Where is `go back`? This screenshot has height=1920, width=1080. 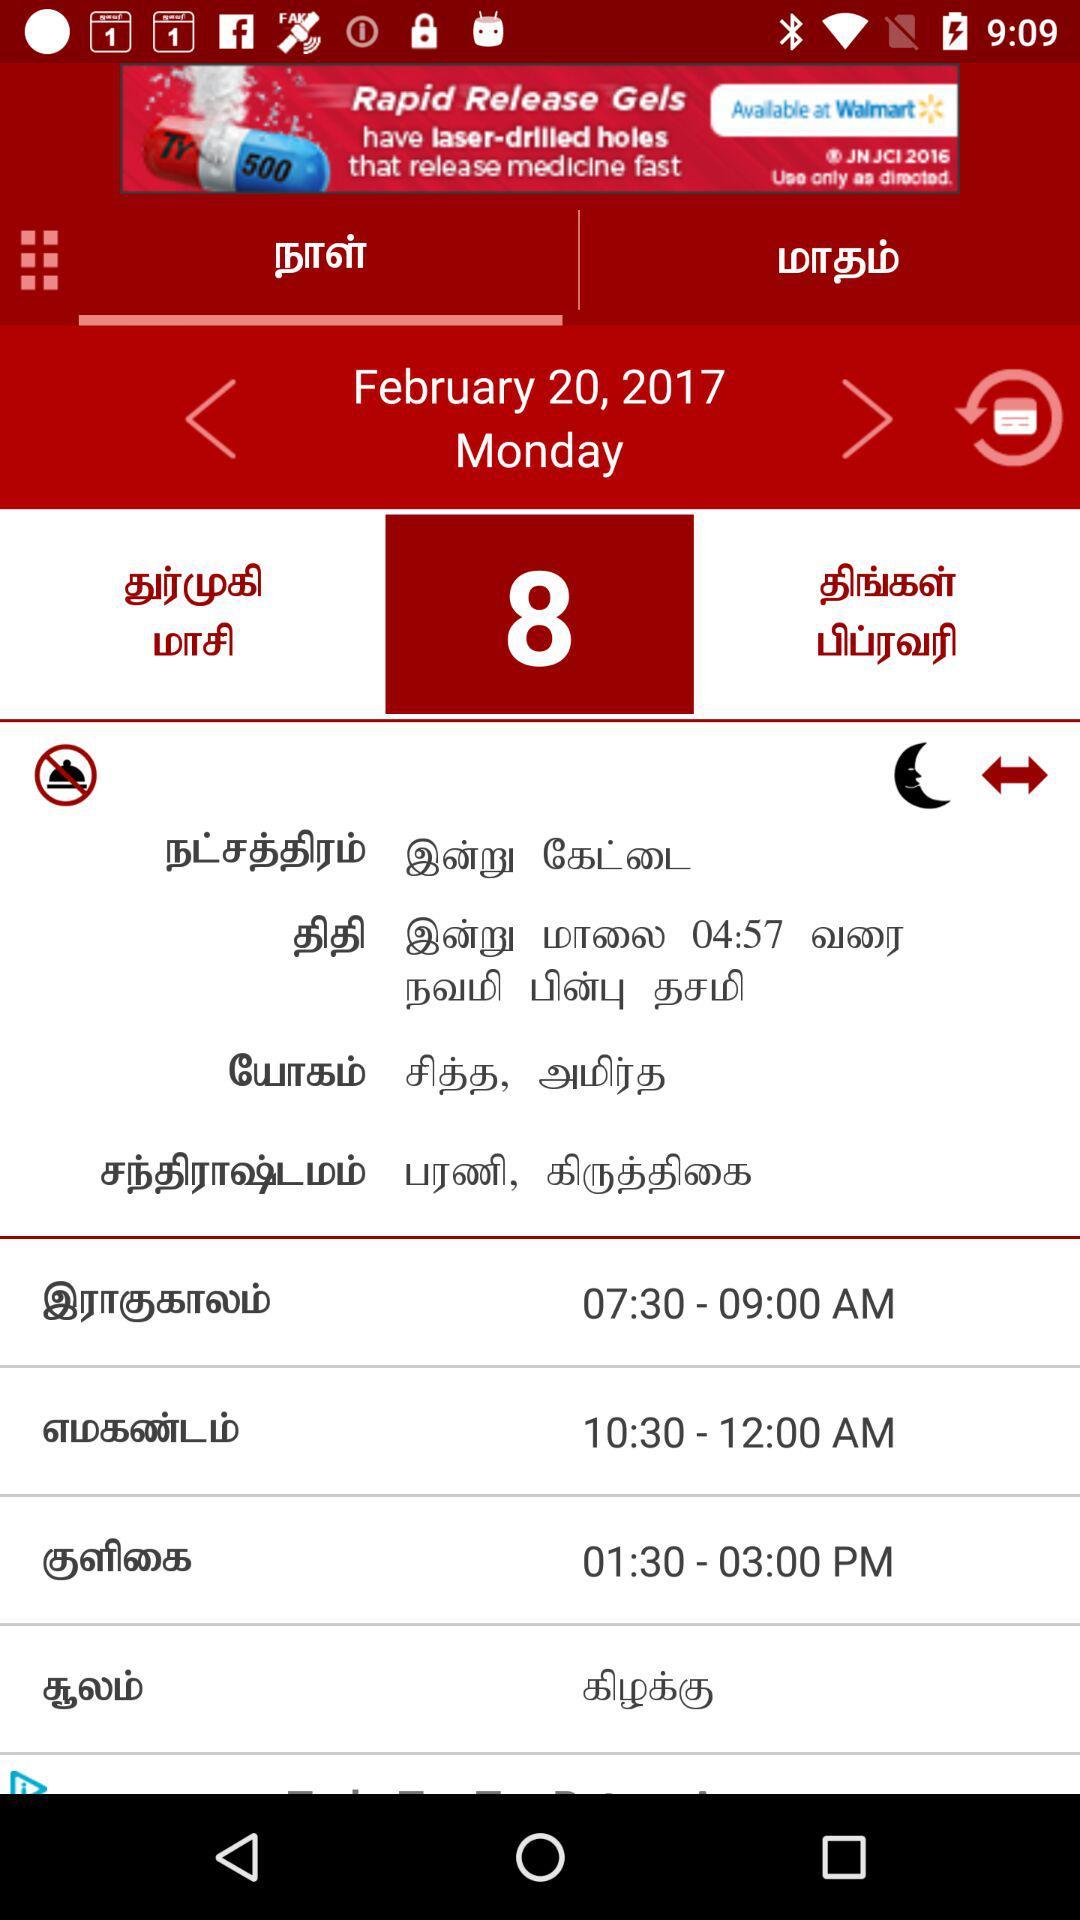 go back is located at coordinates (212, 416).